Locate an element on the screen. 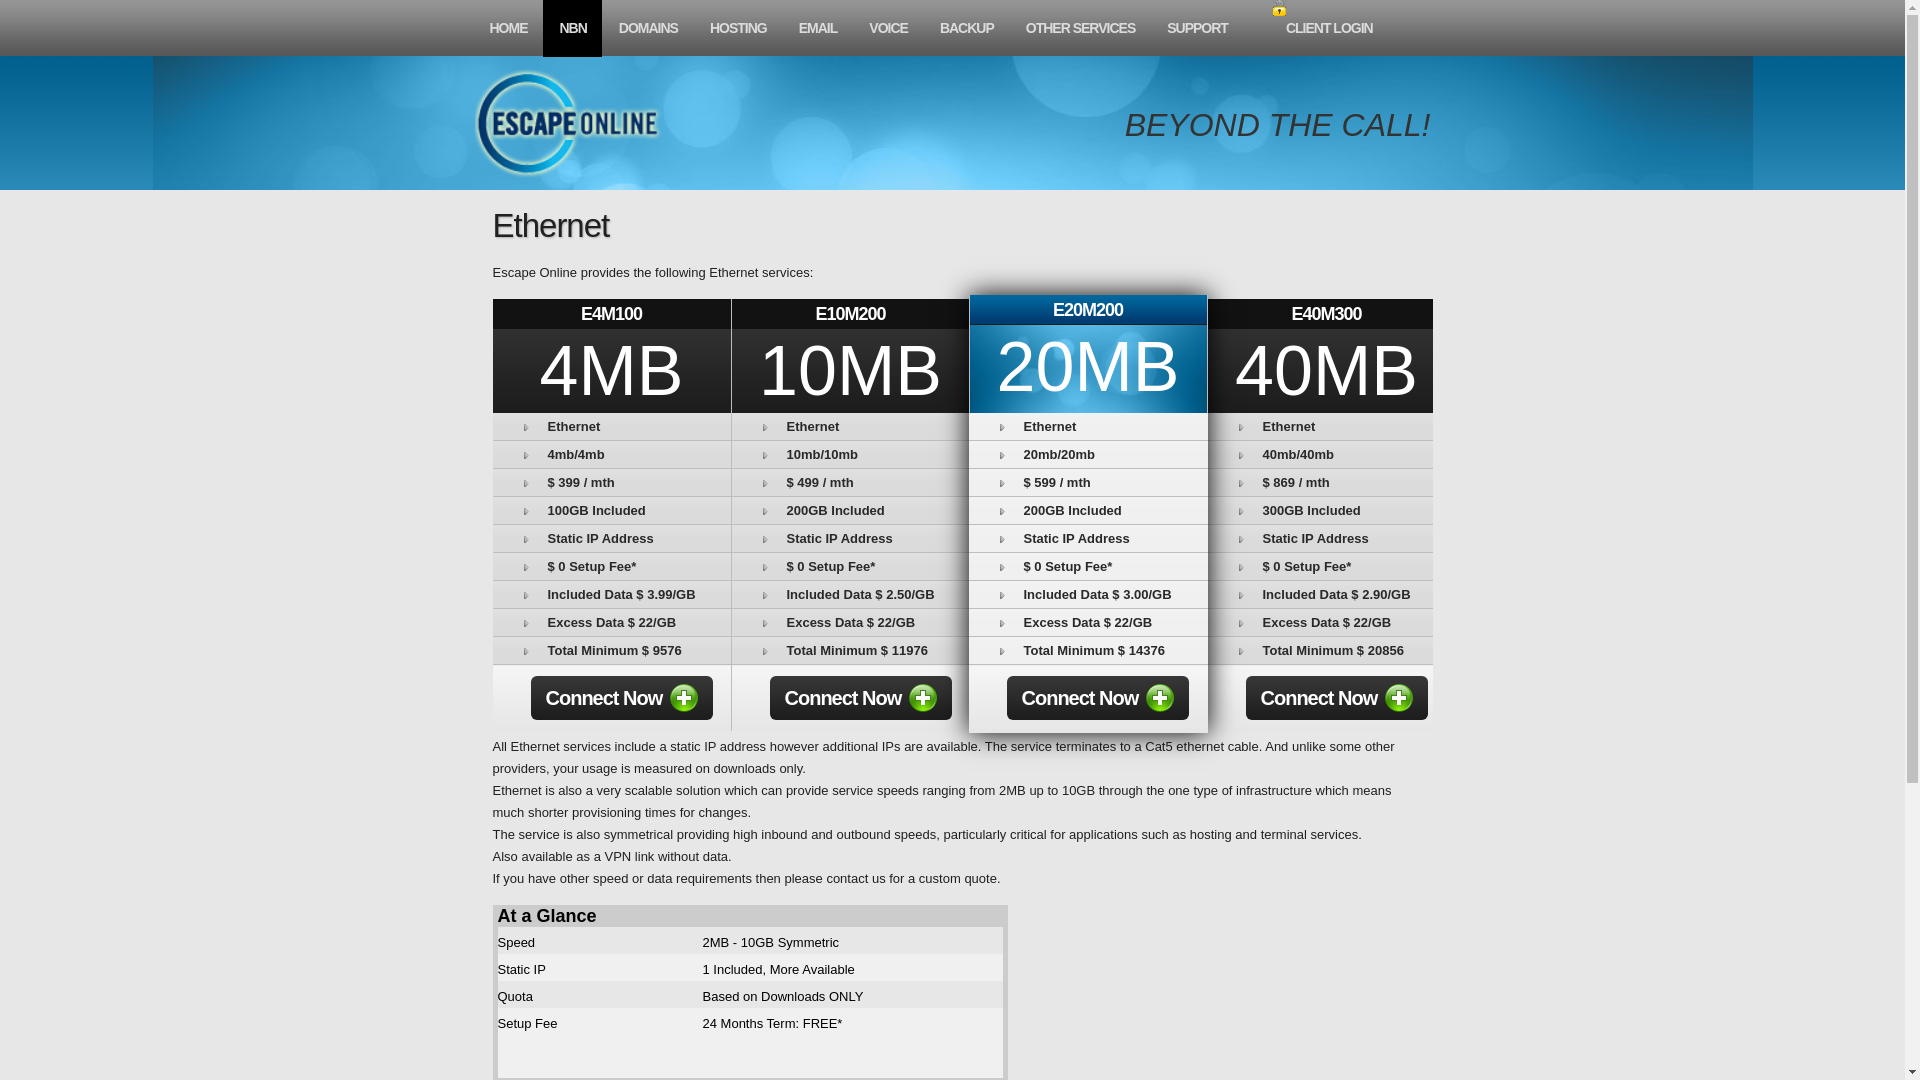 The image size is (1920, 1080). '200GB Included' is located at coordinates (1086, 508).